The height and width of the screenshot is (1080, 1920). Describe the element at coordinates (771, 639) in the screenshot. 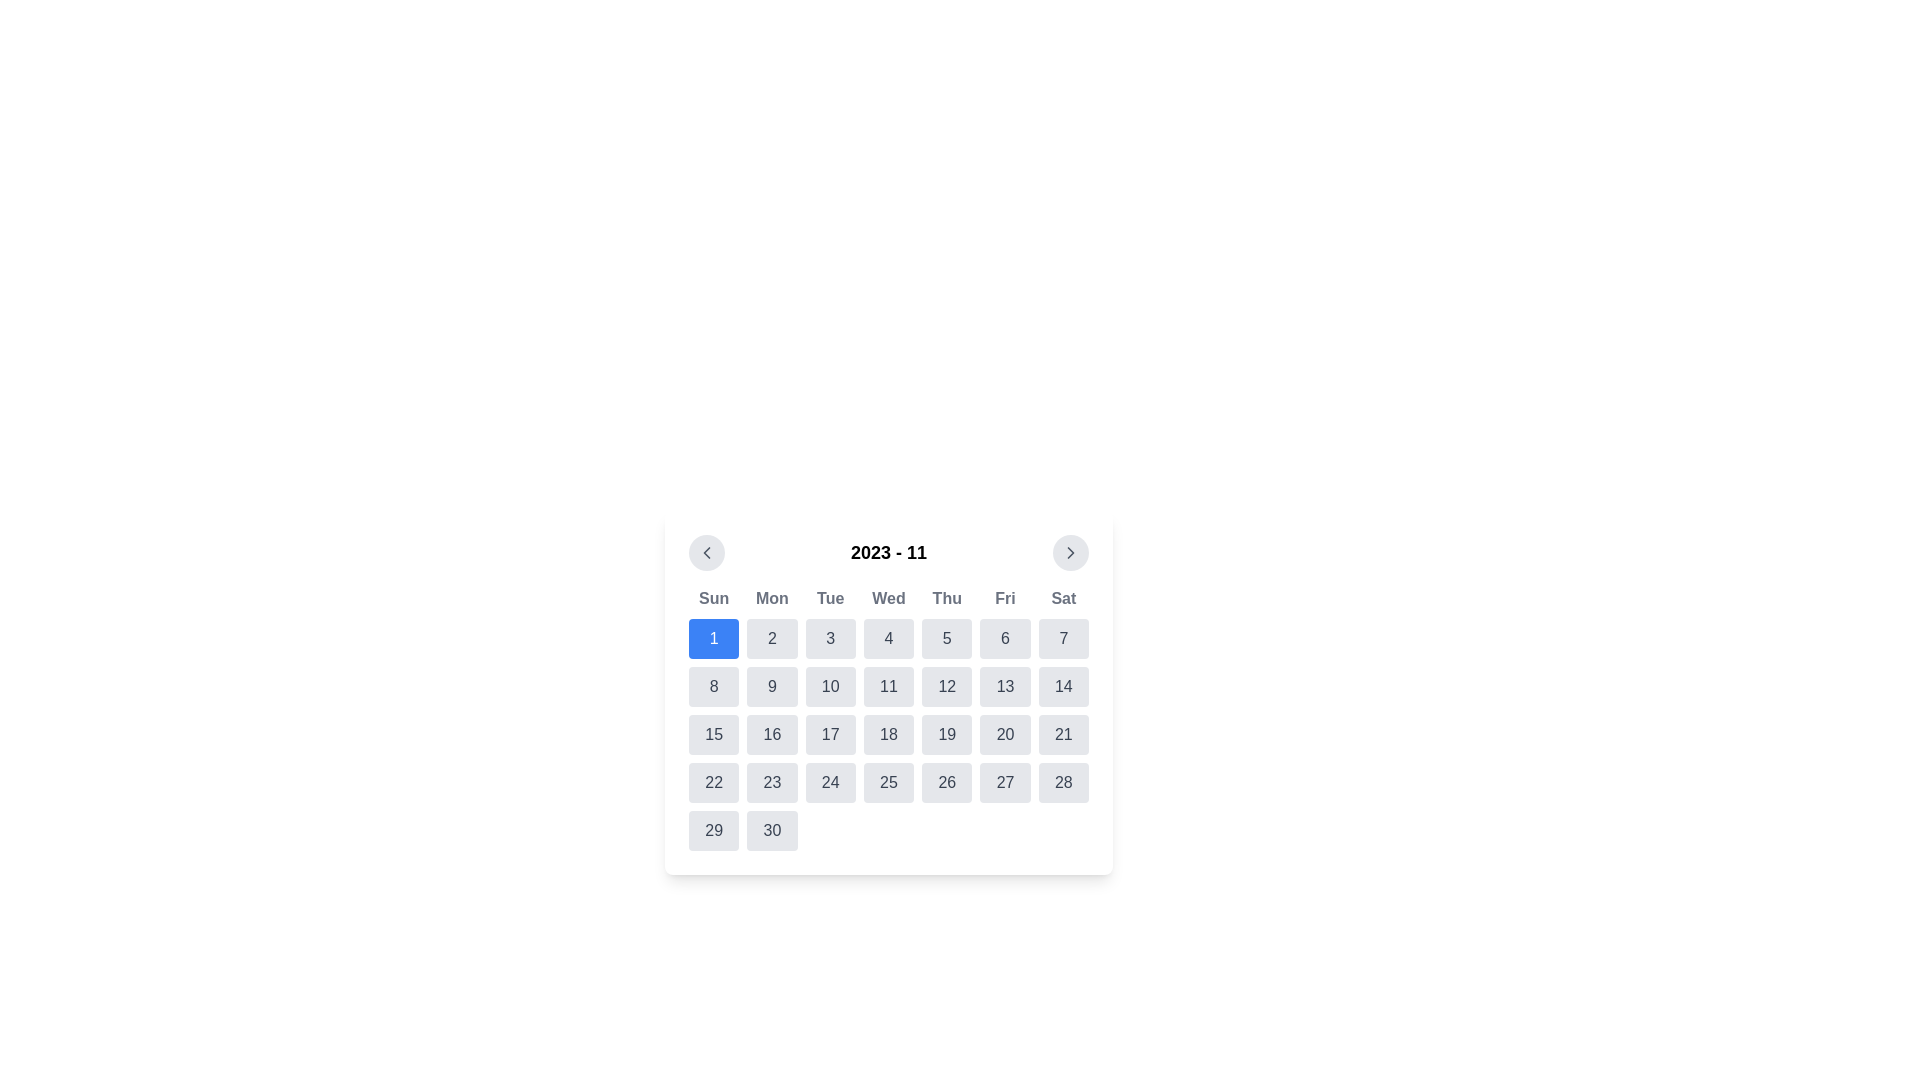

I see `the button representing the second day of the month in the calendar view` at that location.